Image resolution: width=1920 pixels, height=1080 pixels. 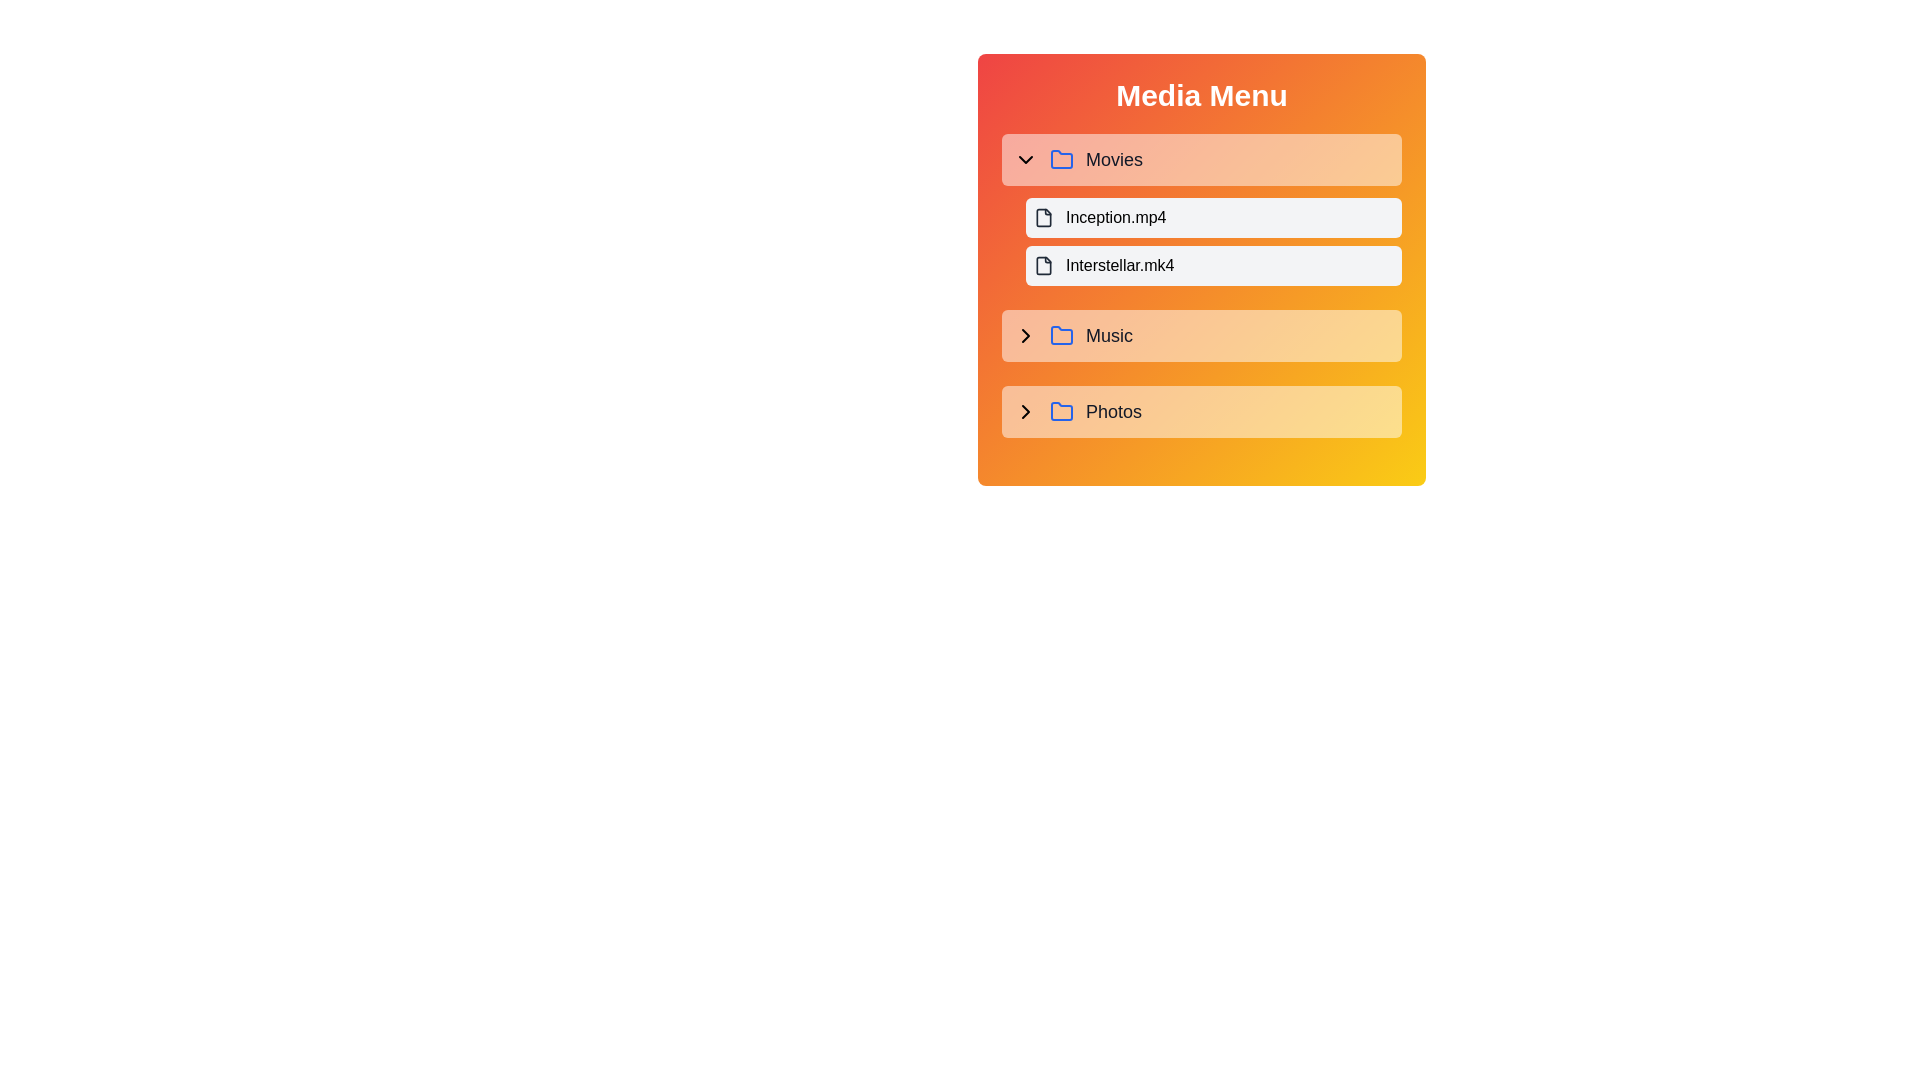 I want to click on to select the 'Interstellar.mk4' file entry located in the 'Movies' section of the 'Media Menu' panel, which is the second entry below 'Inception.mp4', so click(x=1200, y=285).